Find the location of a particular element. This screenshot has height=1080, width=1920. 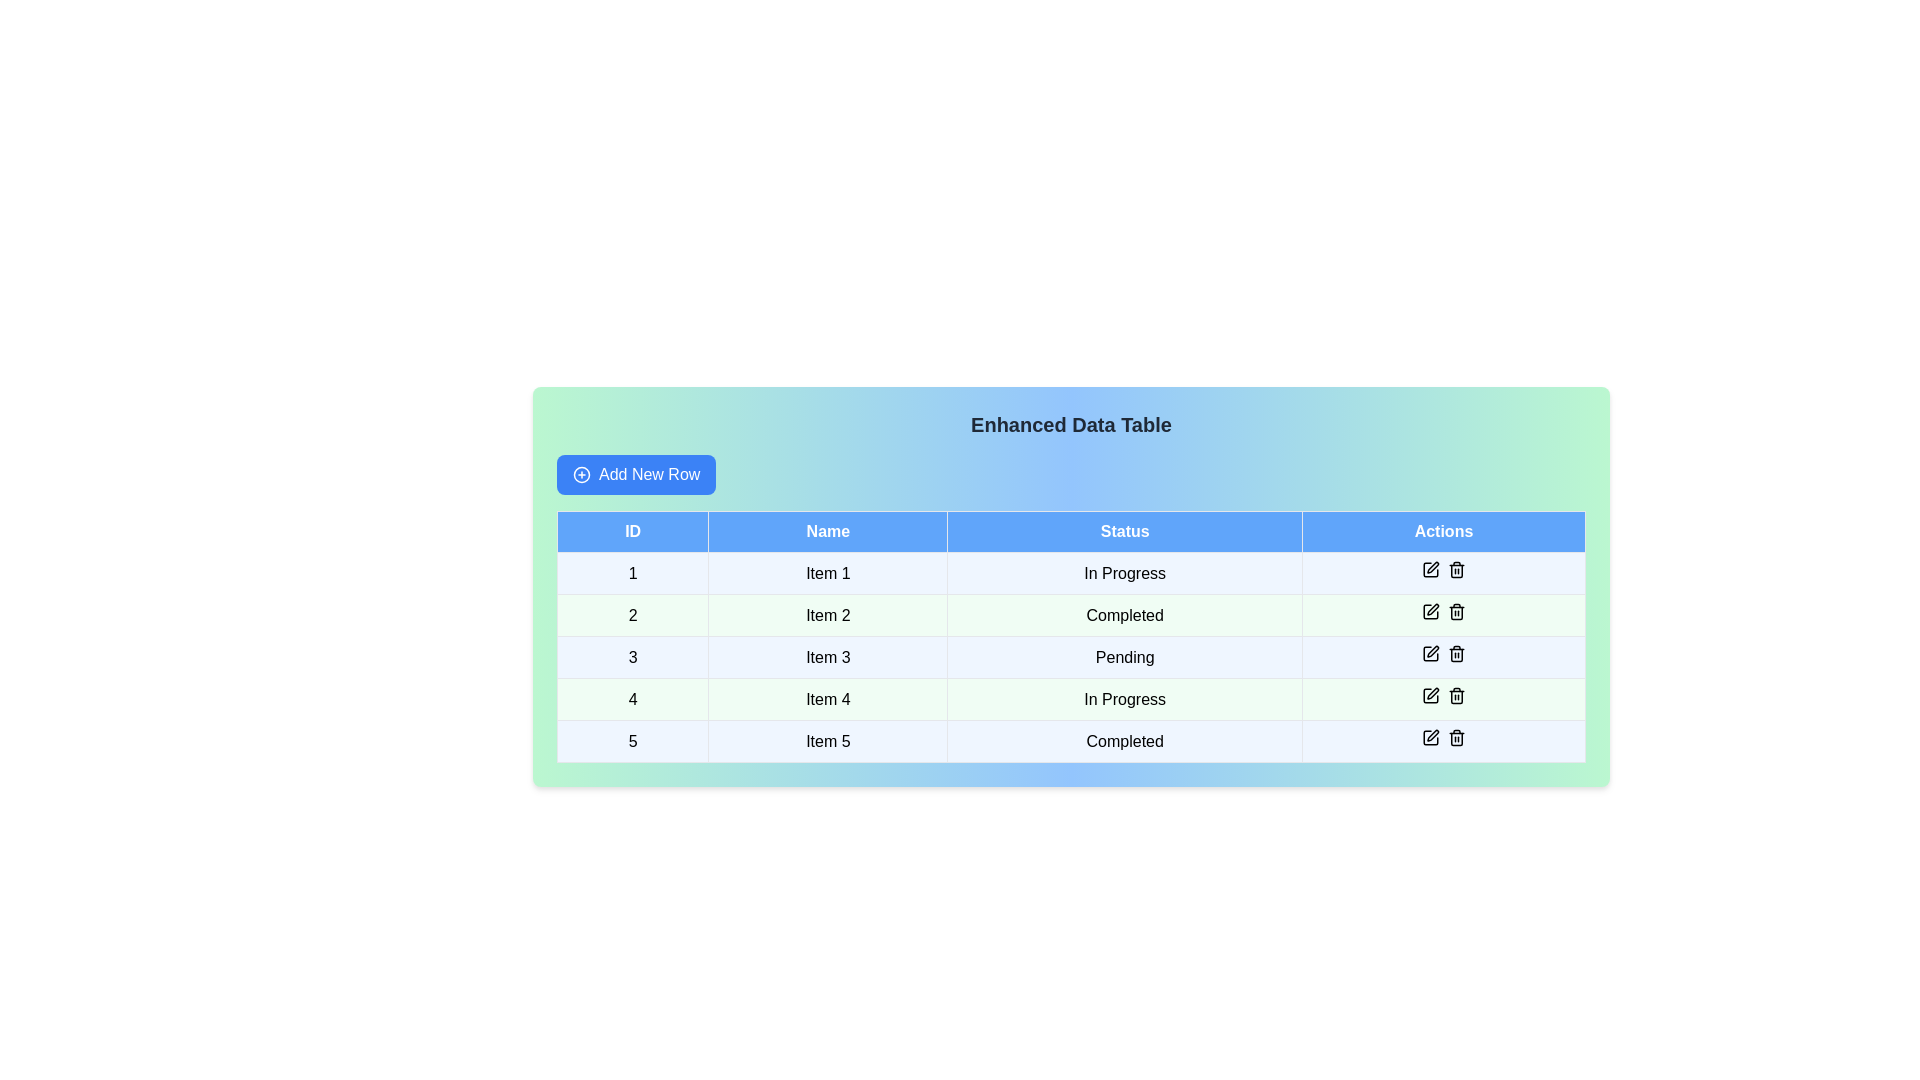

the fourth row in the 'Enhanced Data Table' which displays ID: 4, Name: Item 4, and Status: In Progress is located at coordinates (1070, 698).